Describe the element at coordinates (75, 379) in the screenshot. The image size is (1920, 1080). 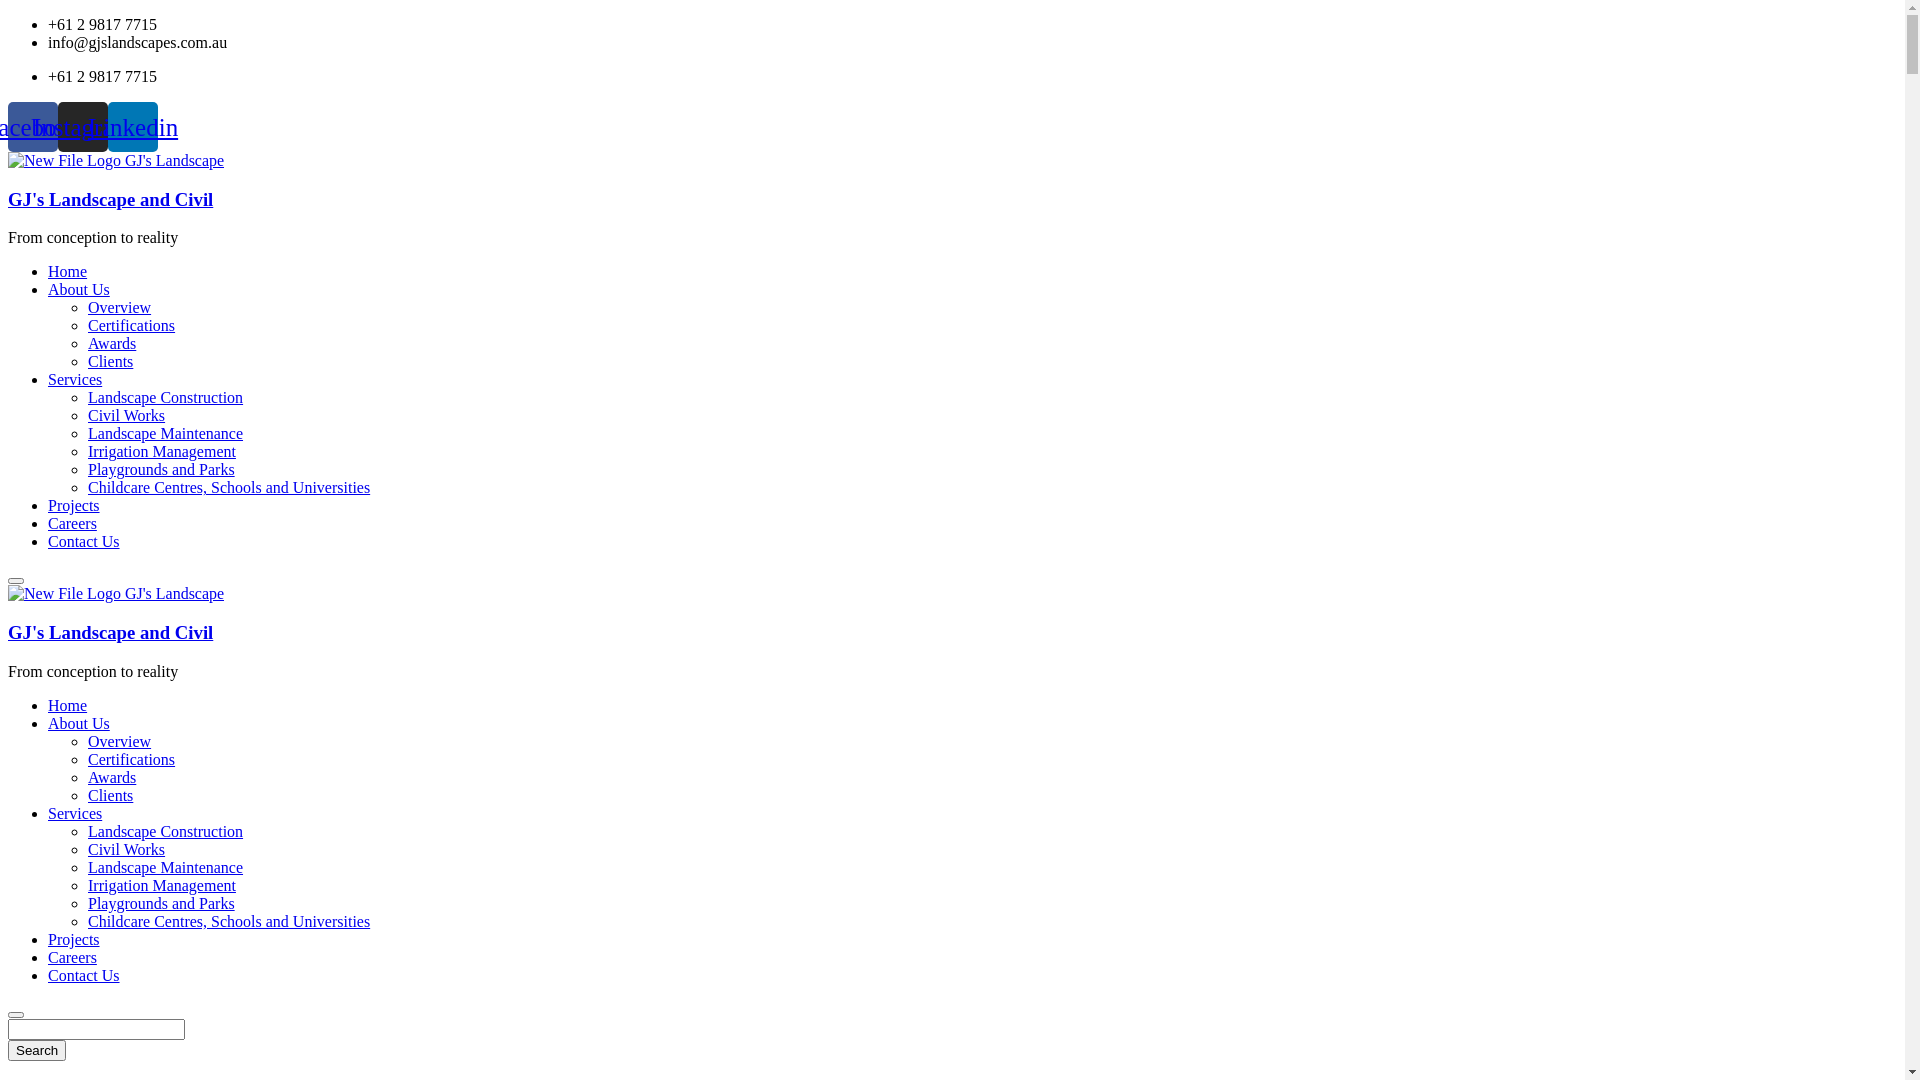
I see `'Services'` at that location.